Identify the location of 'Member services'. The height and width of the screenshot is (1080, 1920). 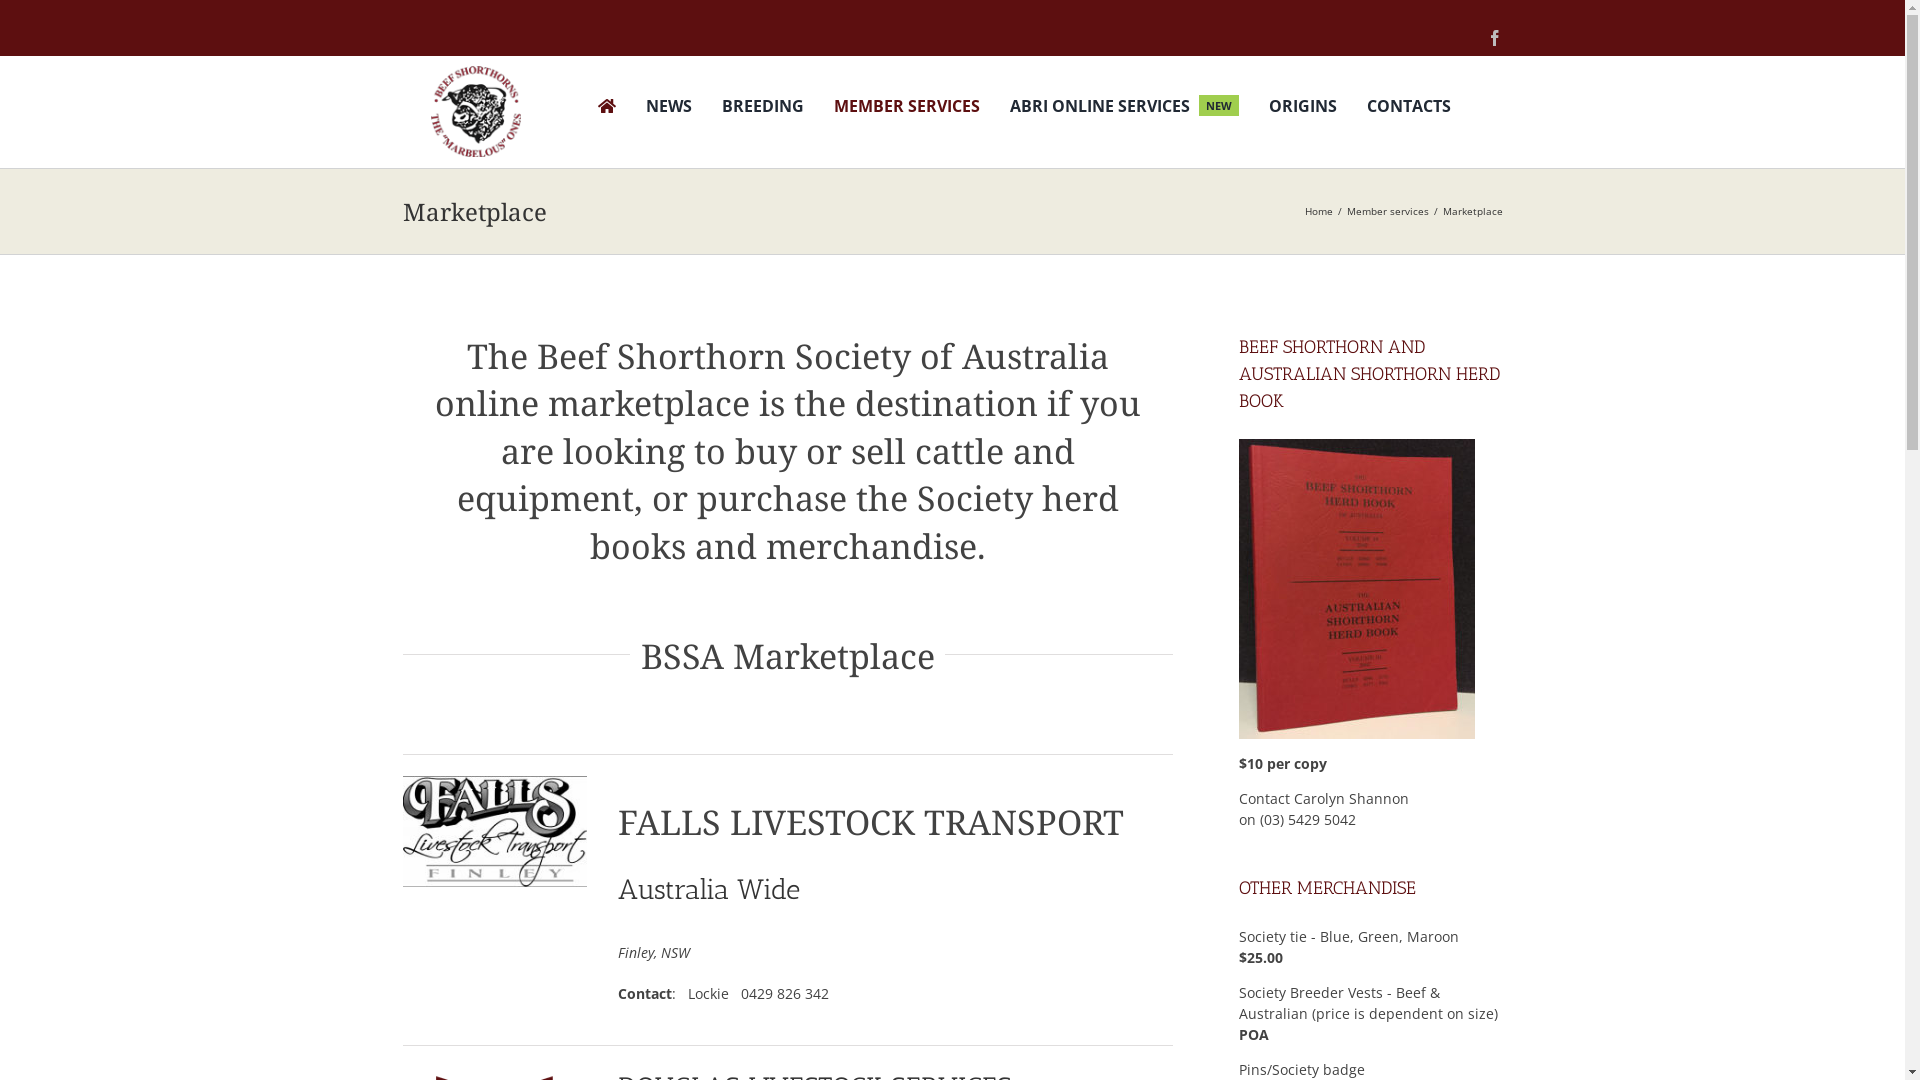
(1386, 211).